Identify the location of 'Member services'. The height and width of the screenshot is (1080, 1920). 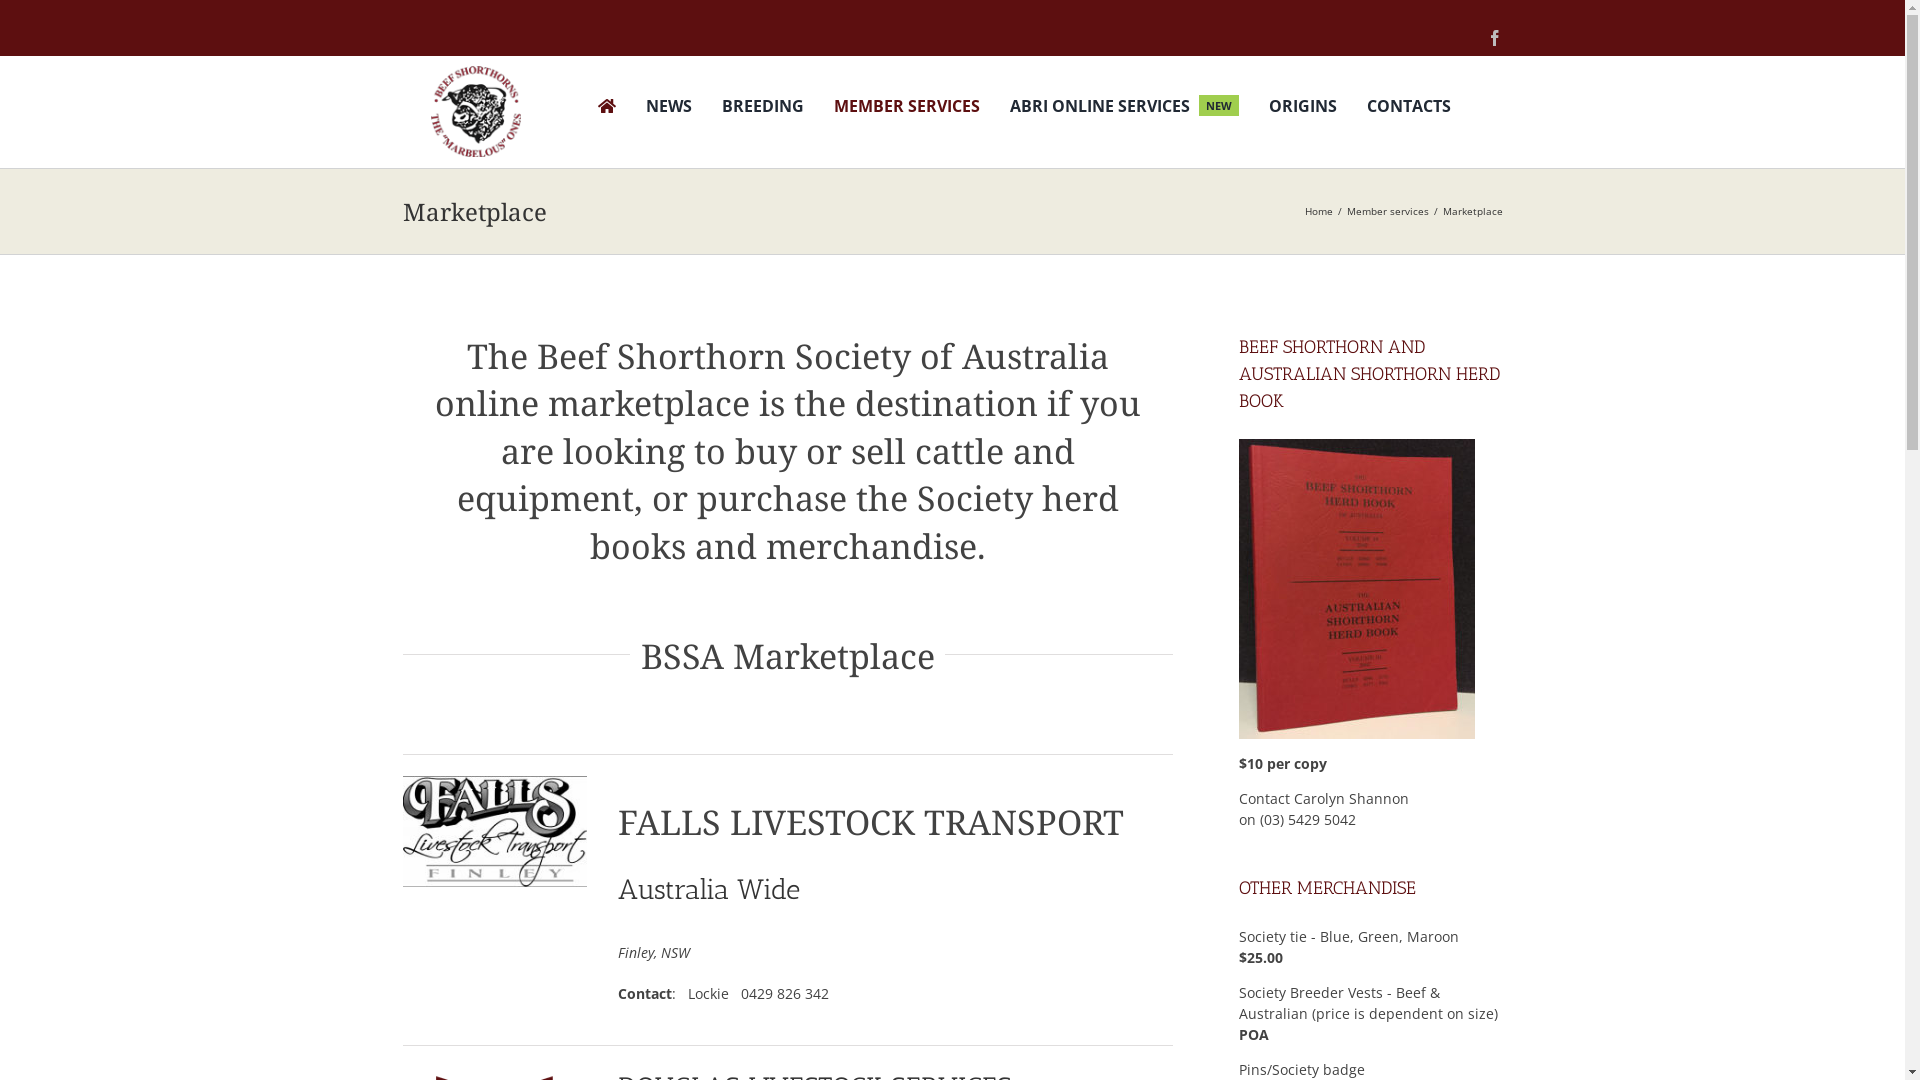
(1386, 211).